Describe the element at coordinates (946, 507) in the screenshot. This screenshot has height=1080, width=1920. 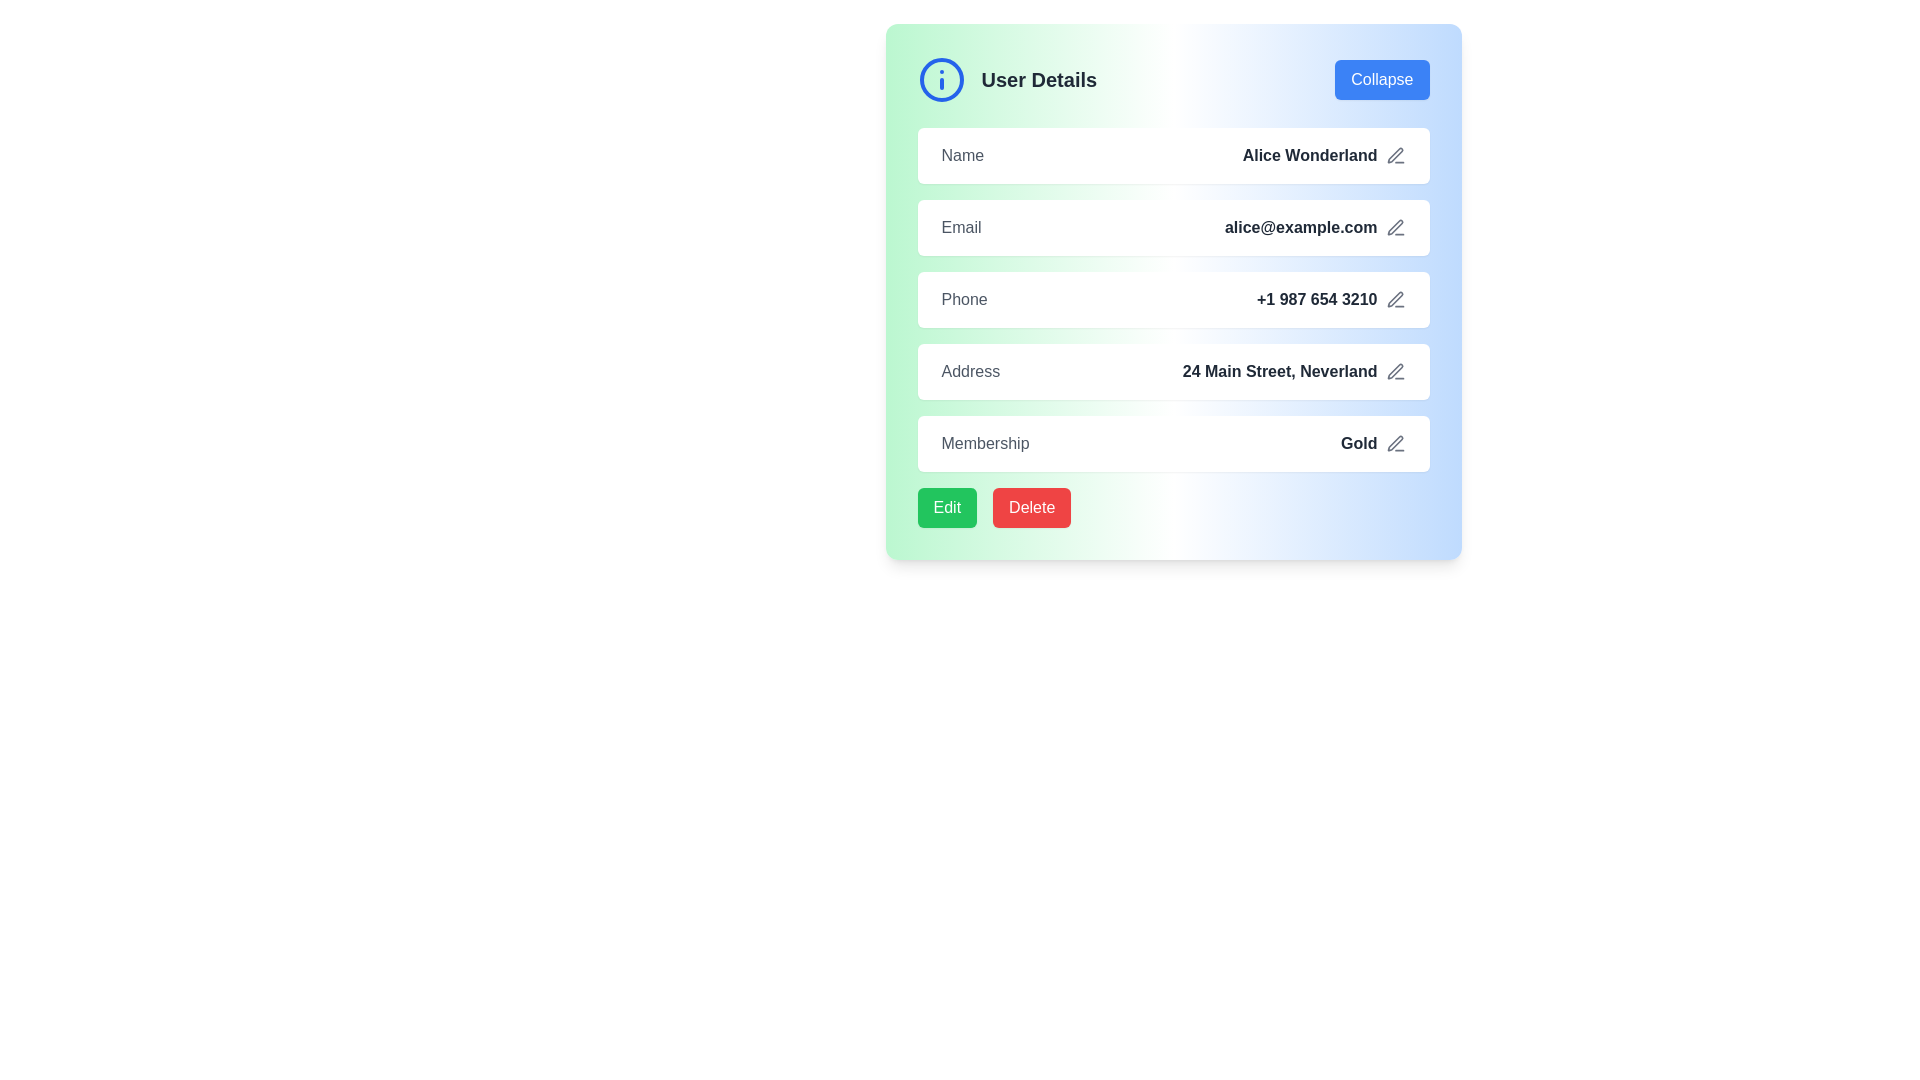
I see `the edit button located at the bottom-left of the user details panel to change its background color` at that location.